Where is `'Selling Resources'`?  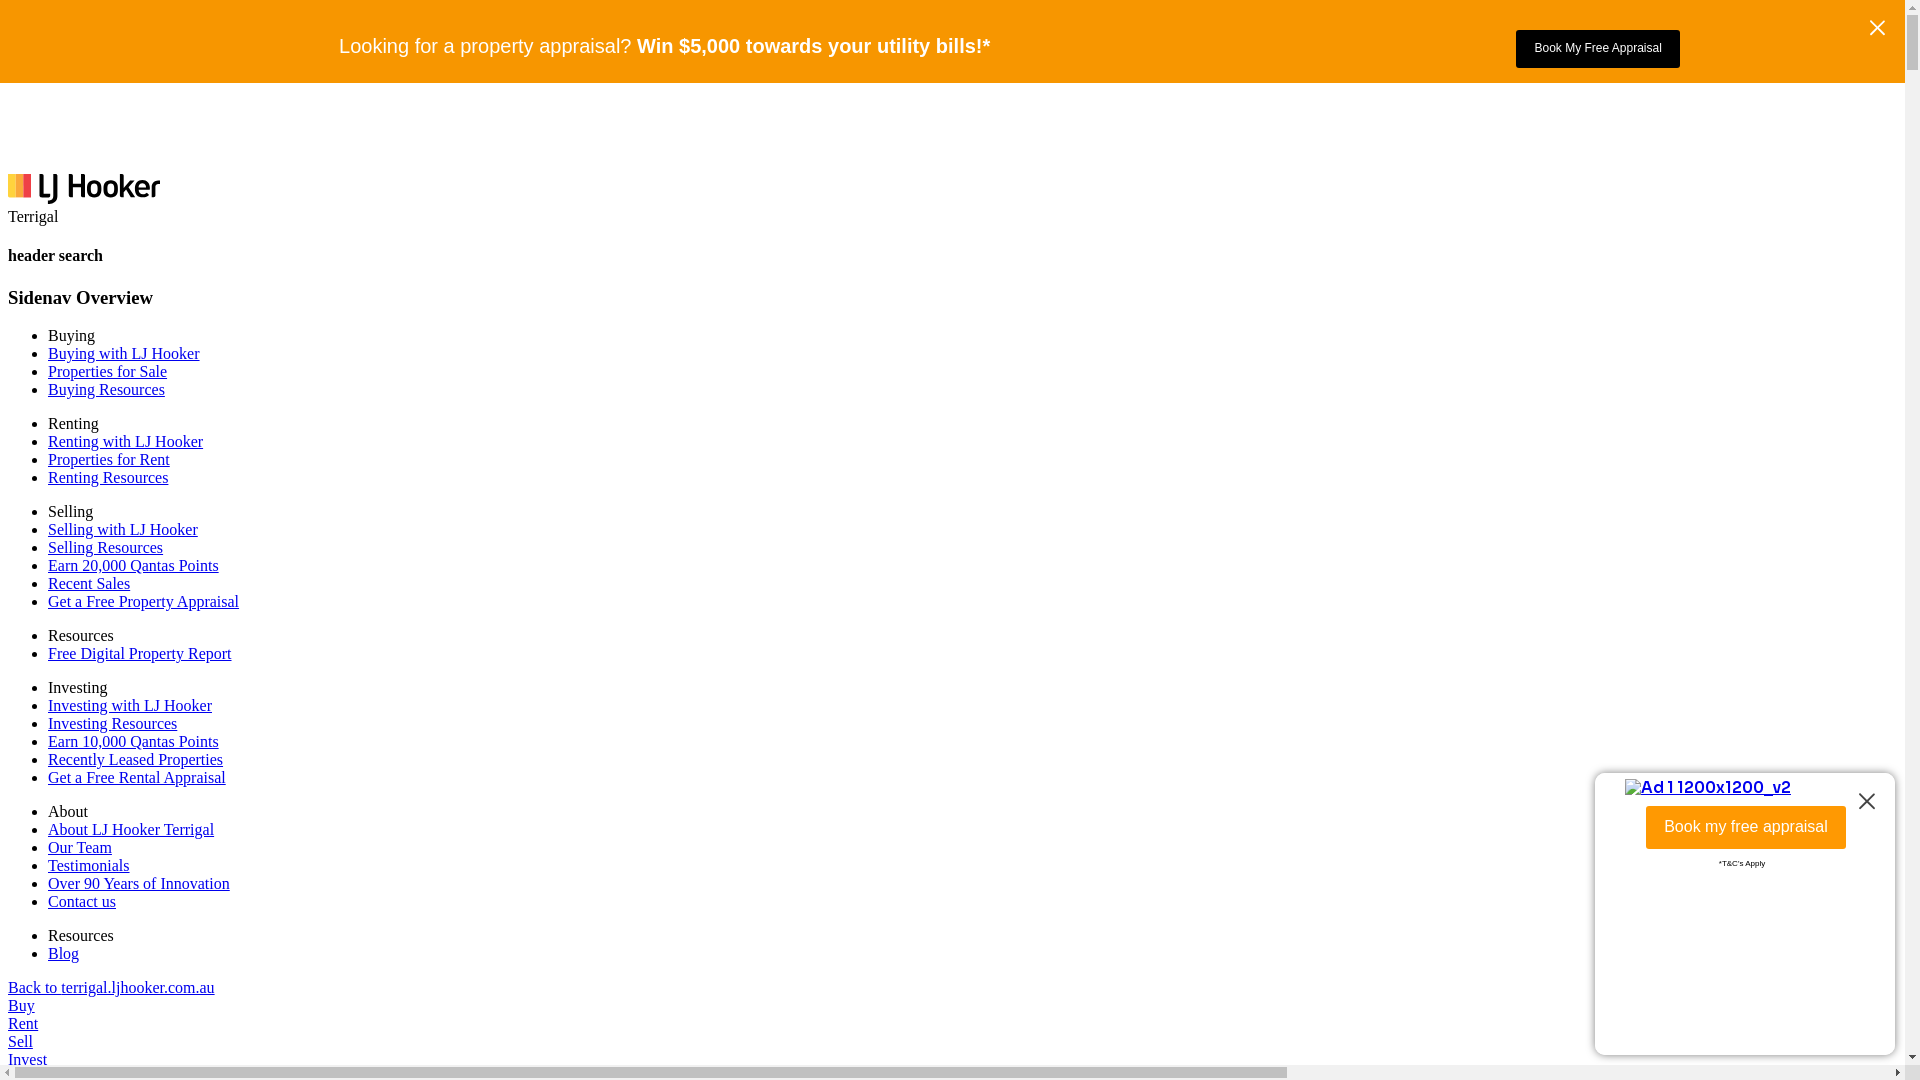
'Selling Resources' is located at coordinates (48, 547).